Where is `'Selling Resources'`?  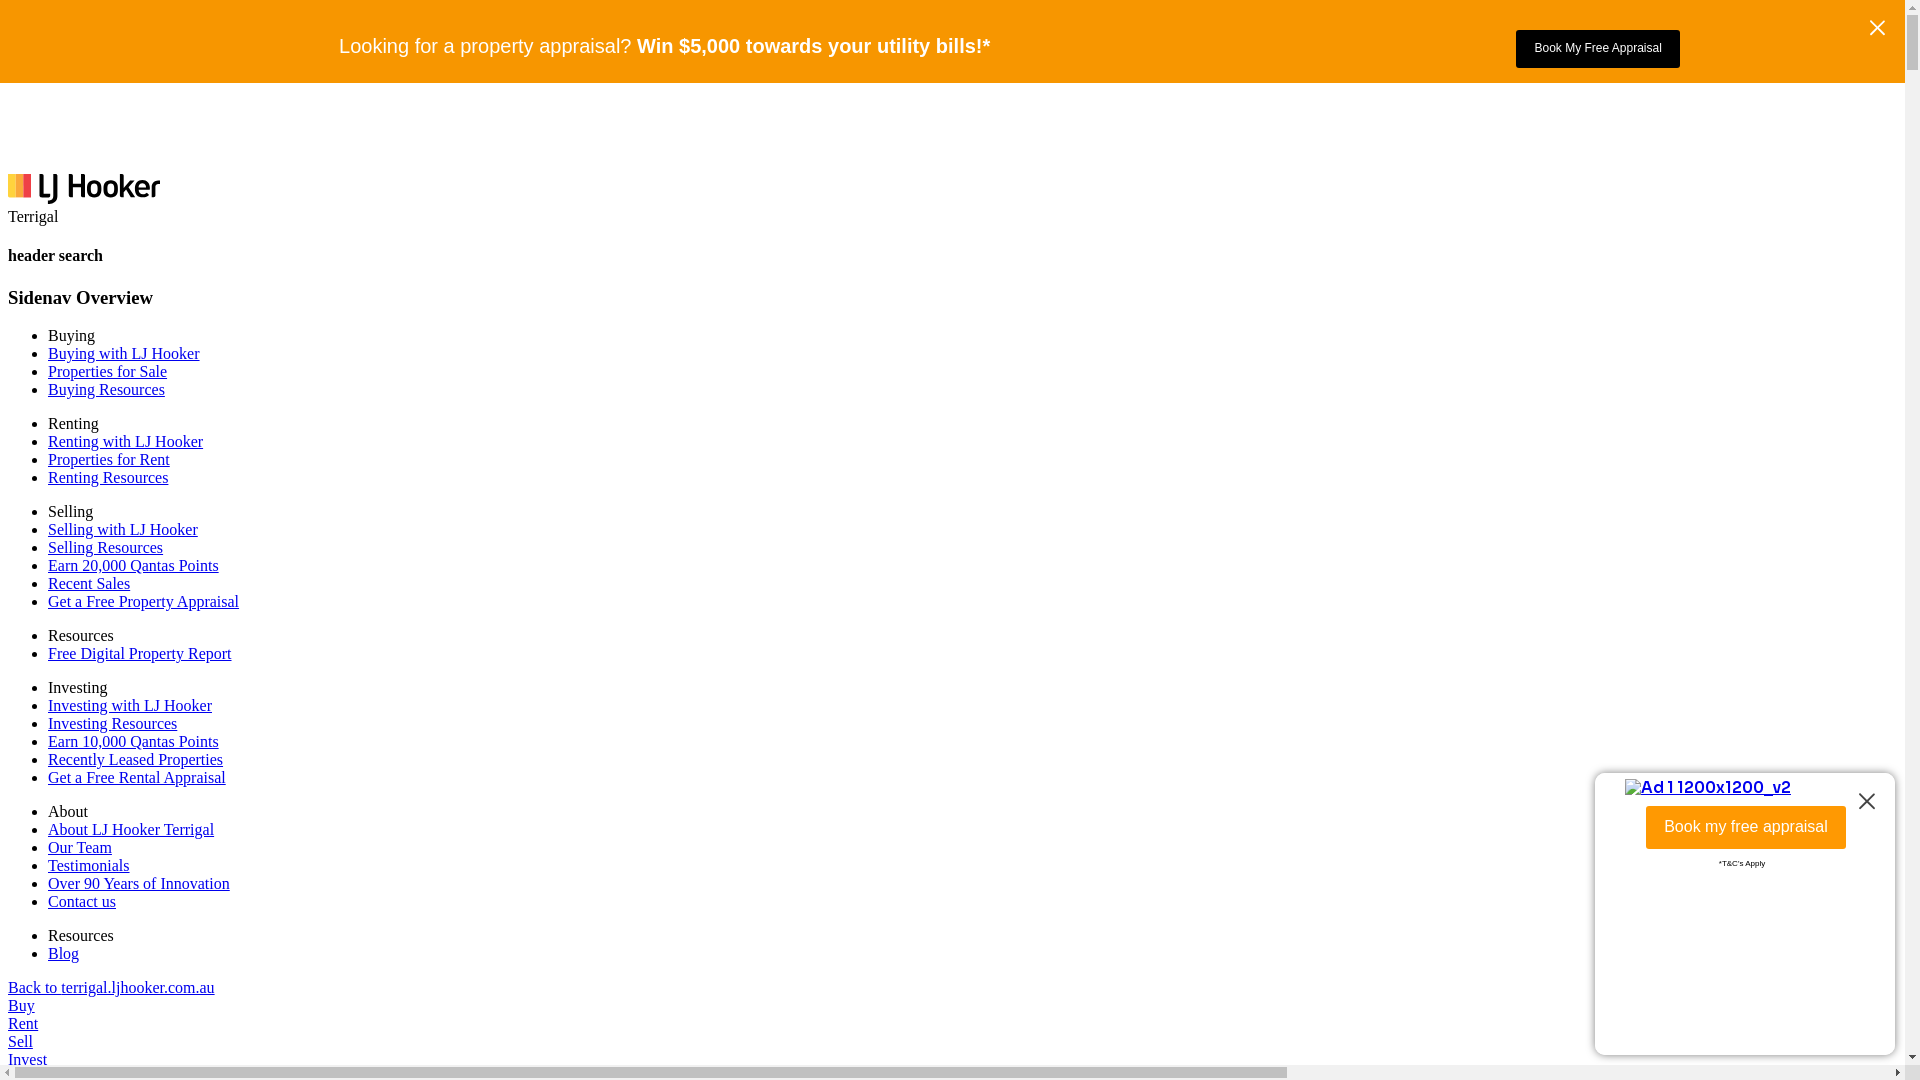
'Selling Resources' is located at coordinates (48, 547).